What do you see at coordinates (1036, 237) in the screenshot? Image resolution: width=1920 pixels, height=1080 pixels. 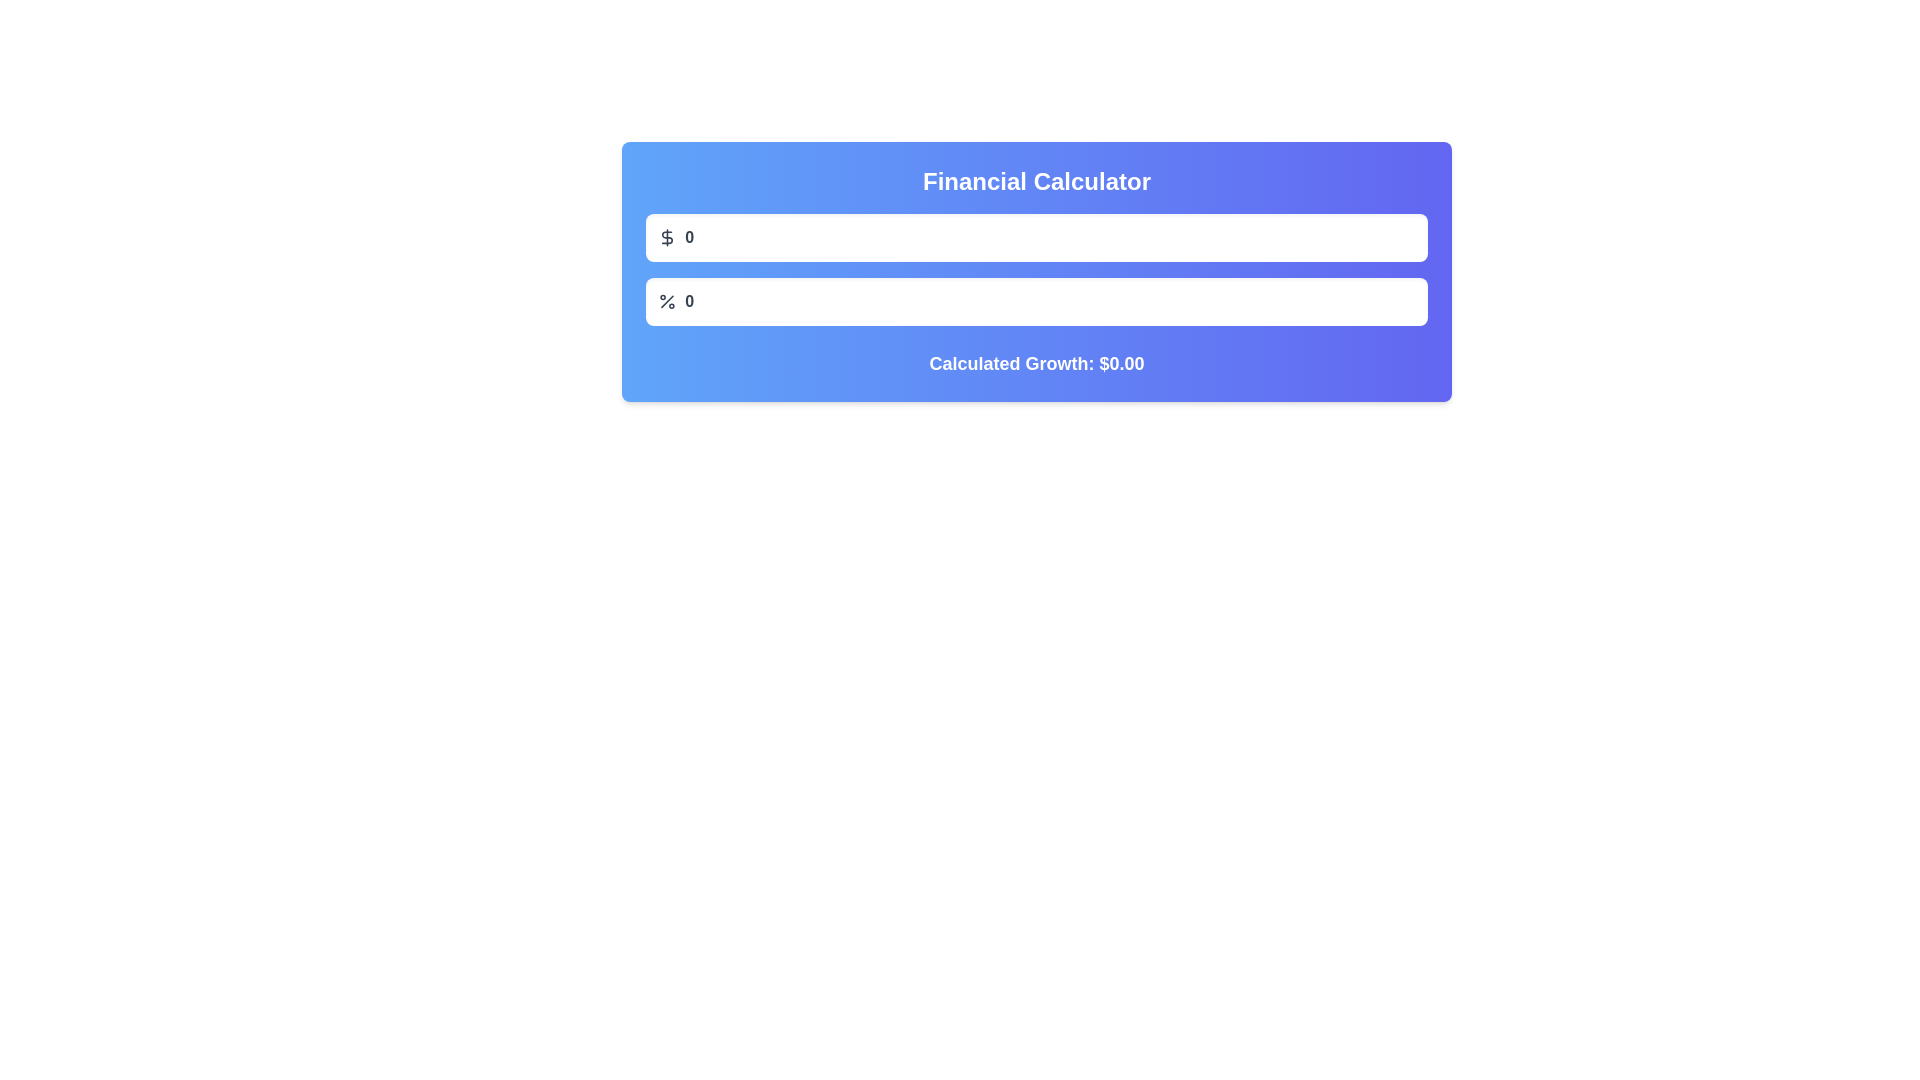 I see `the first input field for monetary values, which is prefixed by a dollar symbol` at bounding box center [1036, 237].